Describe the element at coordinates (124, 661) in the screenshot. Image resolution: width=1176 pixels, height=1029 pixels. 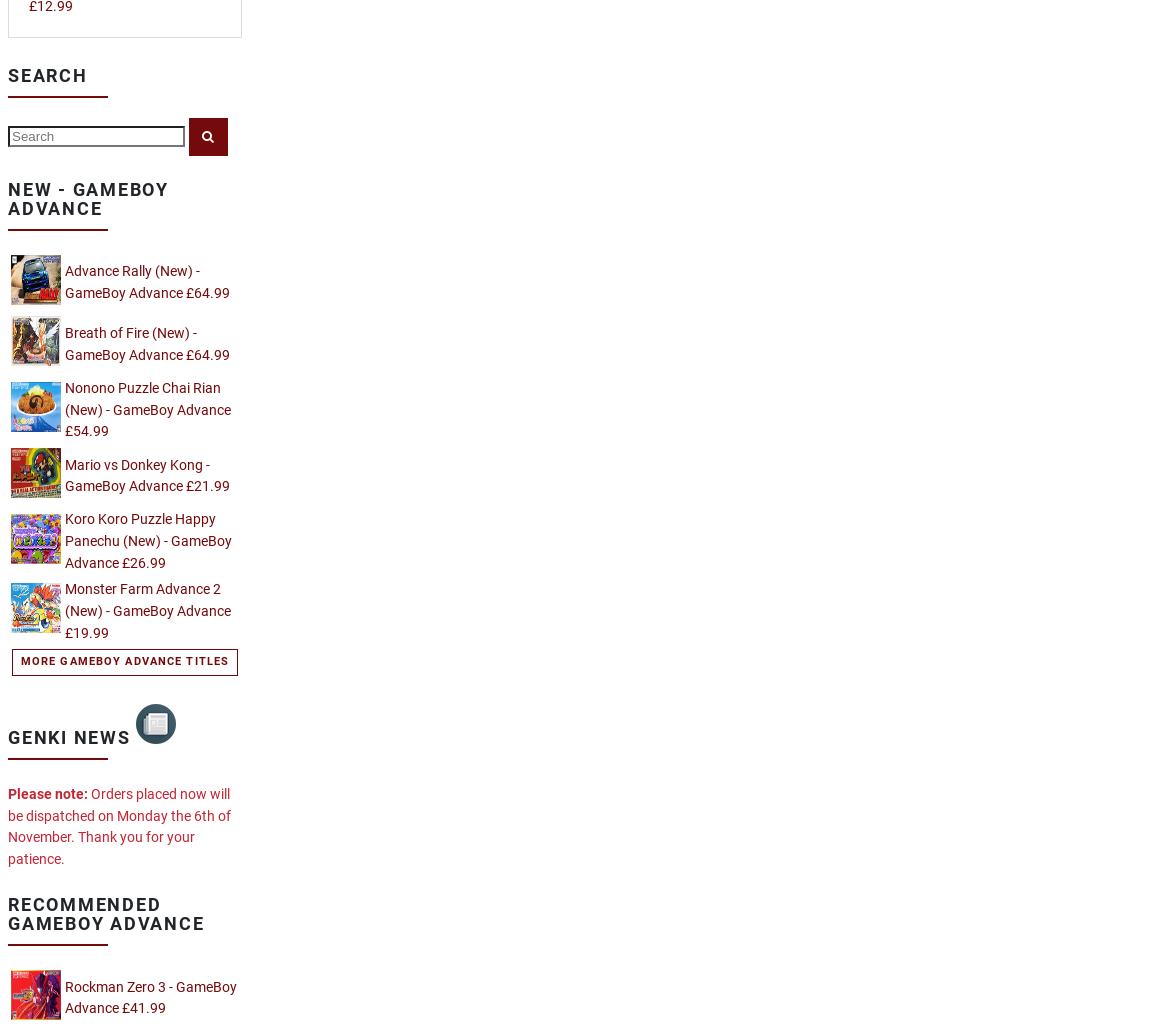
I see `'More GameBoy Advance Titles'` at that location.